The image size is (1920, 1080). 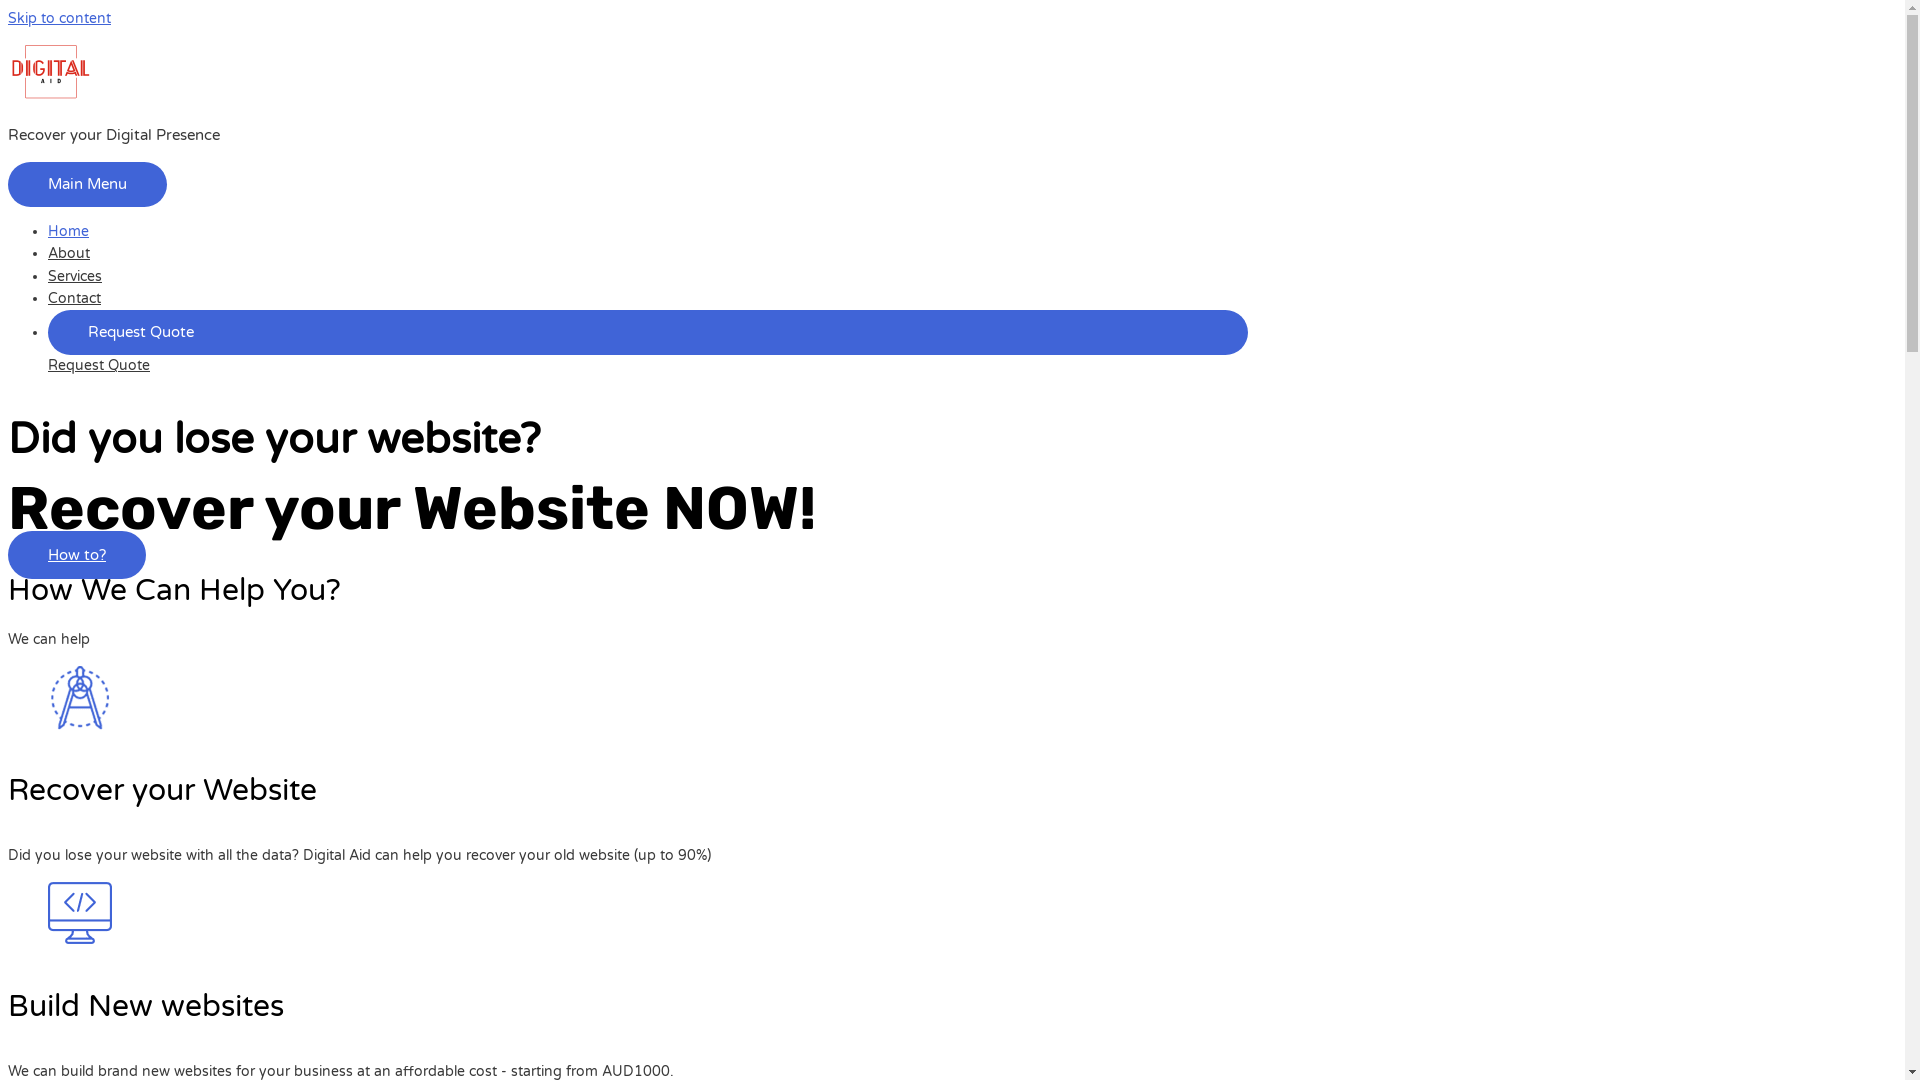 What do you see at coordinates (68, 252) in the screenshot?
I see `'About'` at bounding box center [68, 252].